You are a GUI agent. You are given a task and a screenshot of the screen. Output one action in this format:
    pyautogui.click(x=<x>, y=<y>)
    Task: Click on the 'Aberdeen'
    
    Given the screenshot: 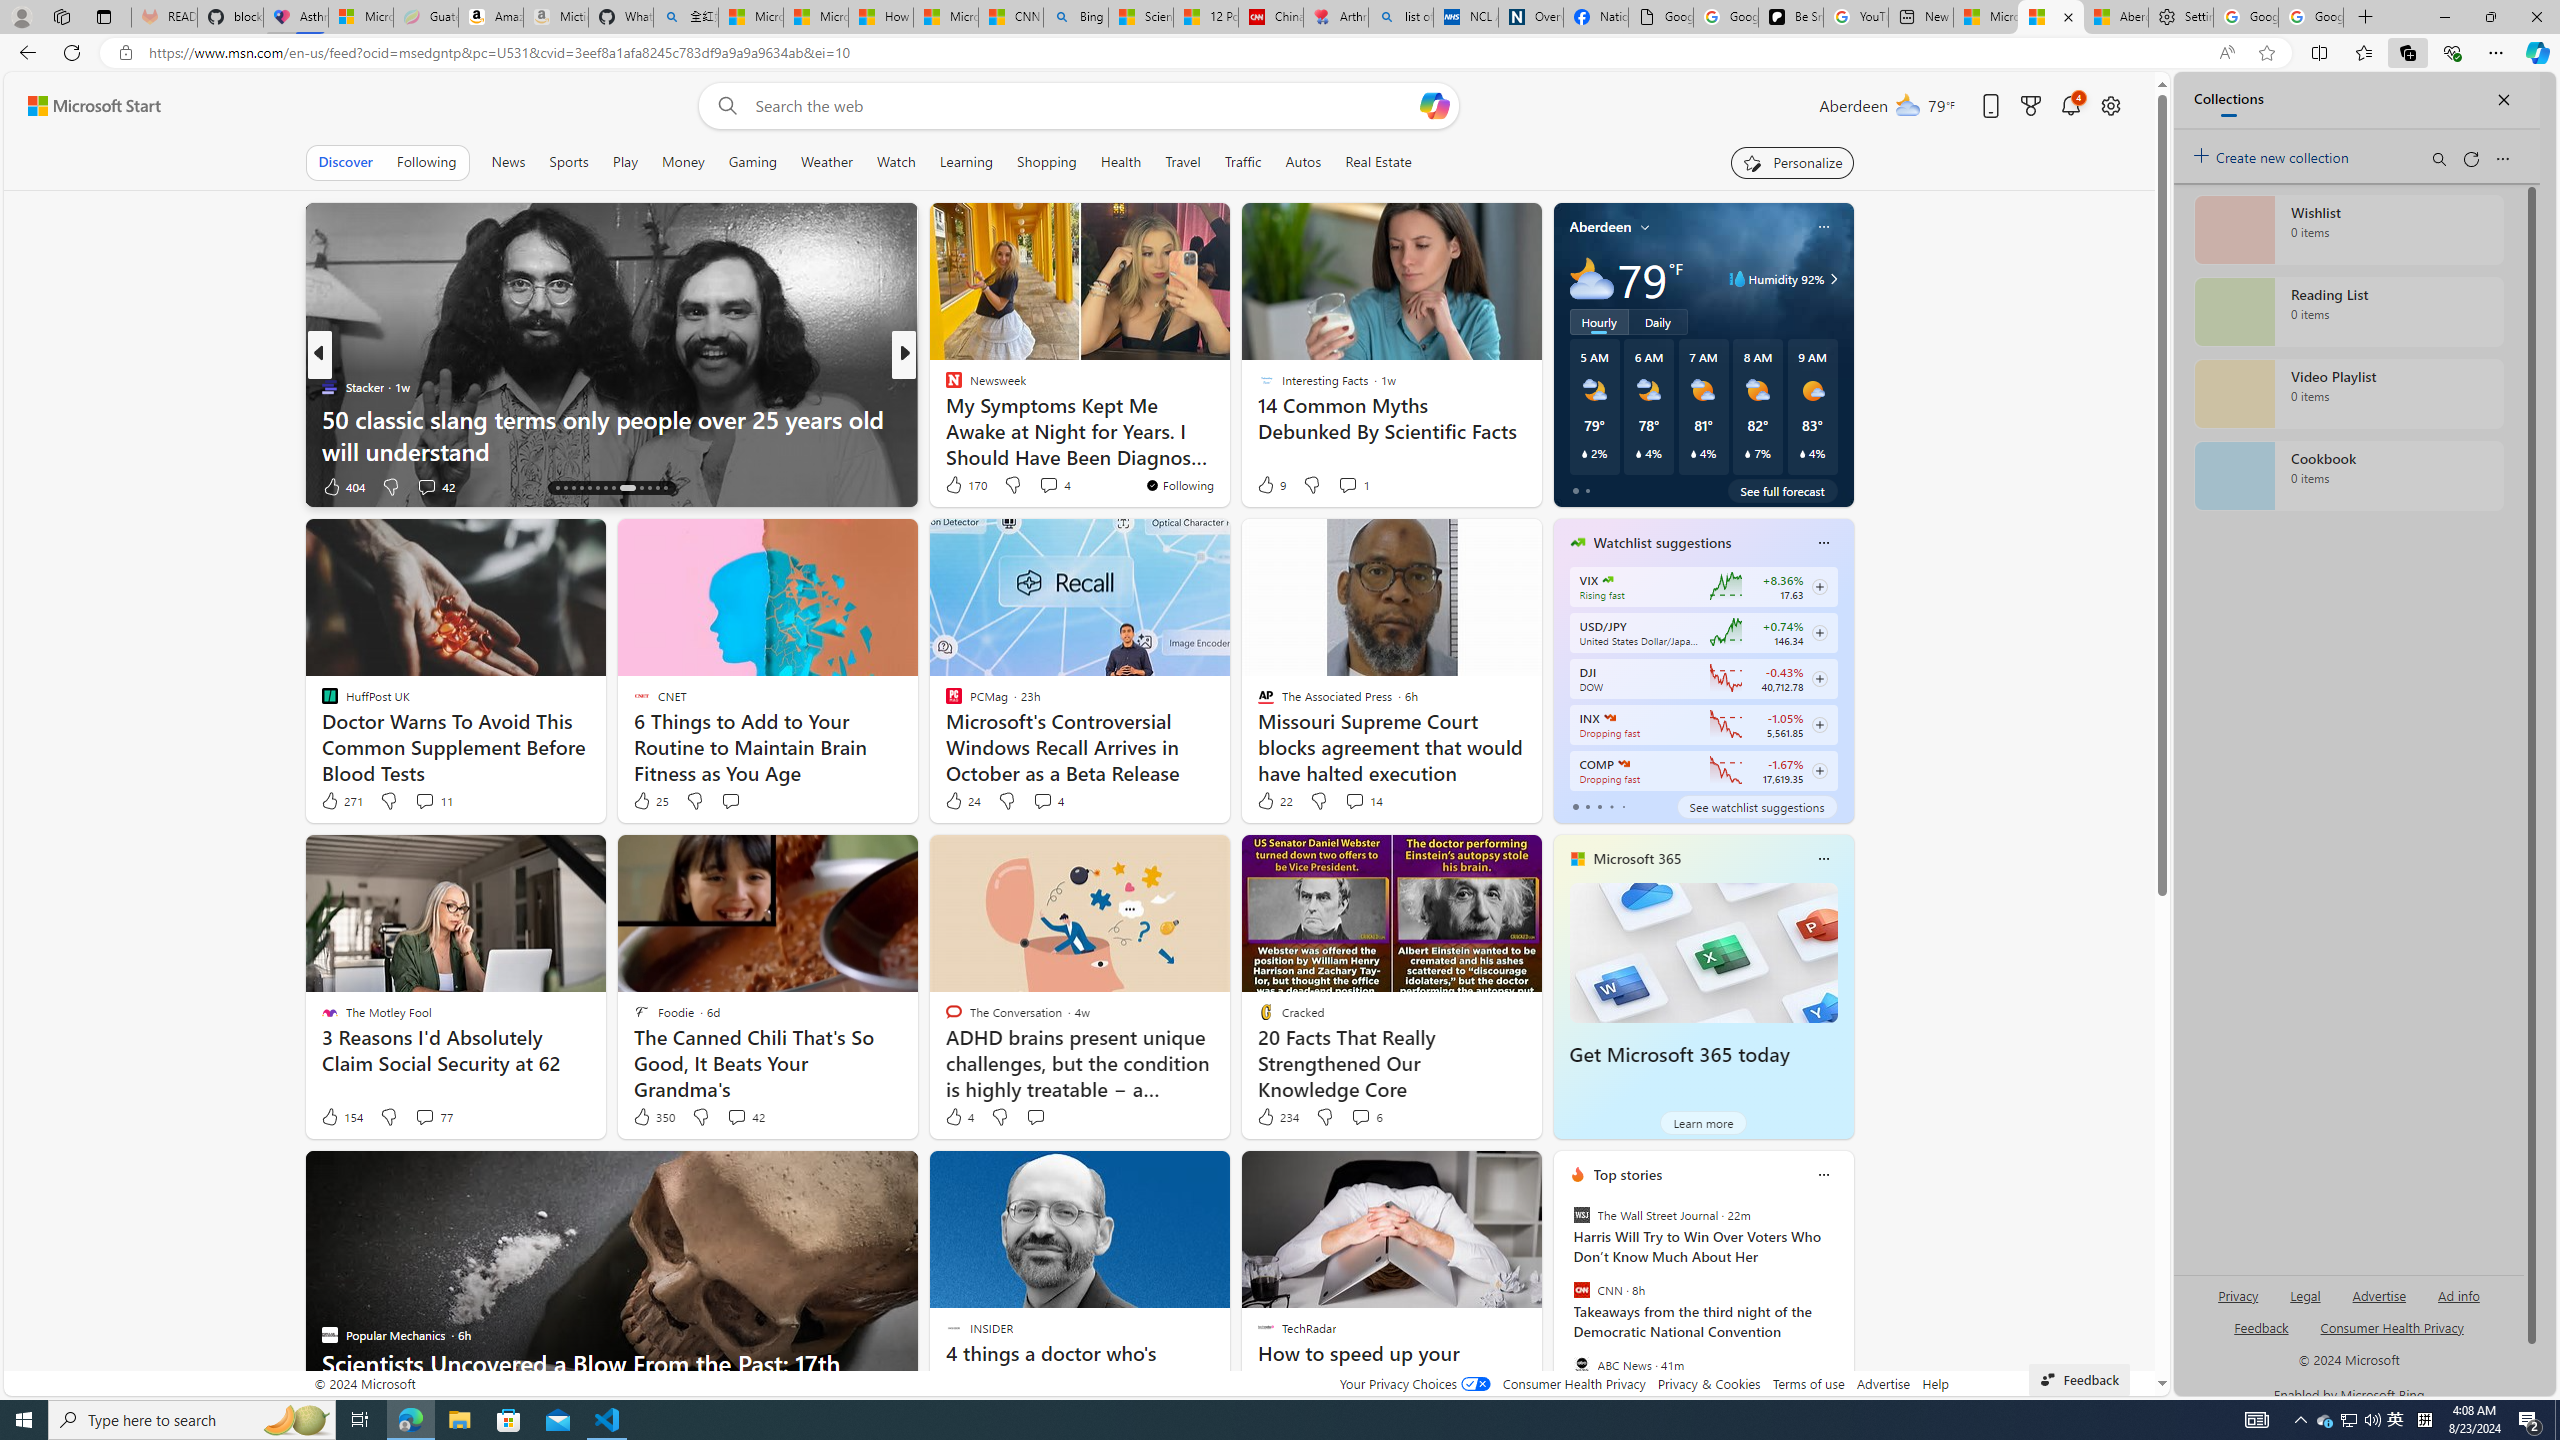 What is the action you would take?
    pyautogui.click(x=1601, y=225)
    